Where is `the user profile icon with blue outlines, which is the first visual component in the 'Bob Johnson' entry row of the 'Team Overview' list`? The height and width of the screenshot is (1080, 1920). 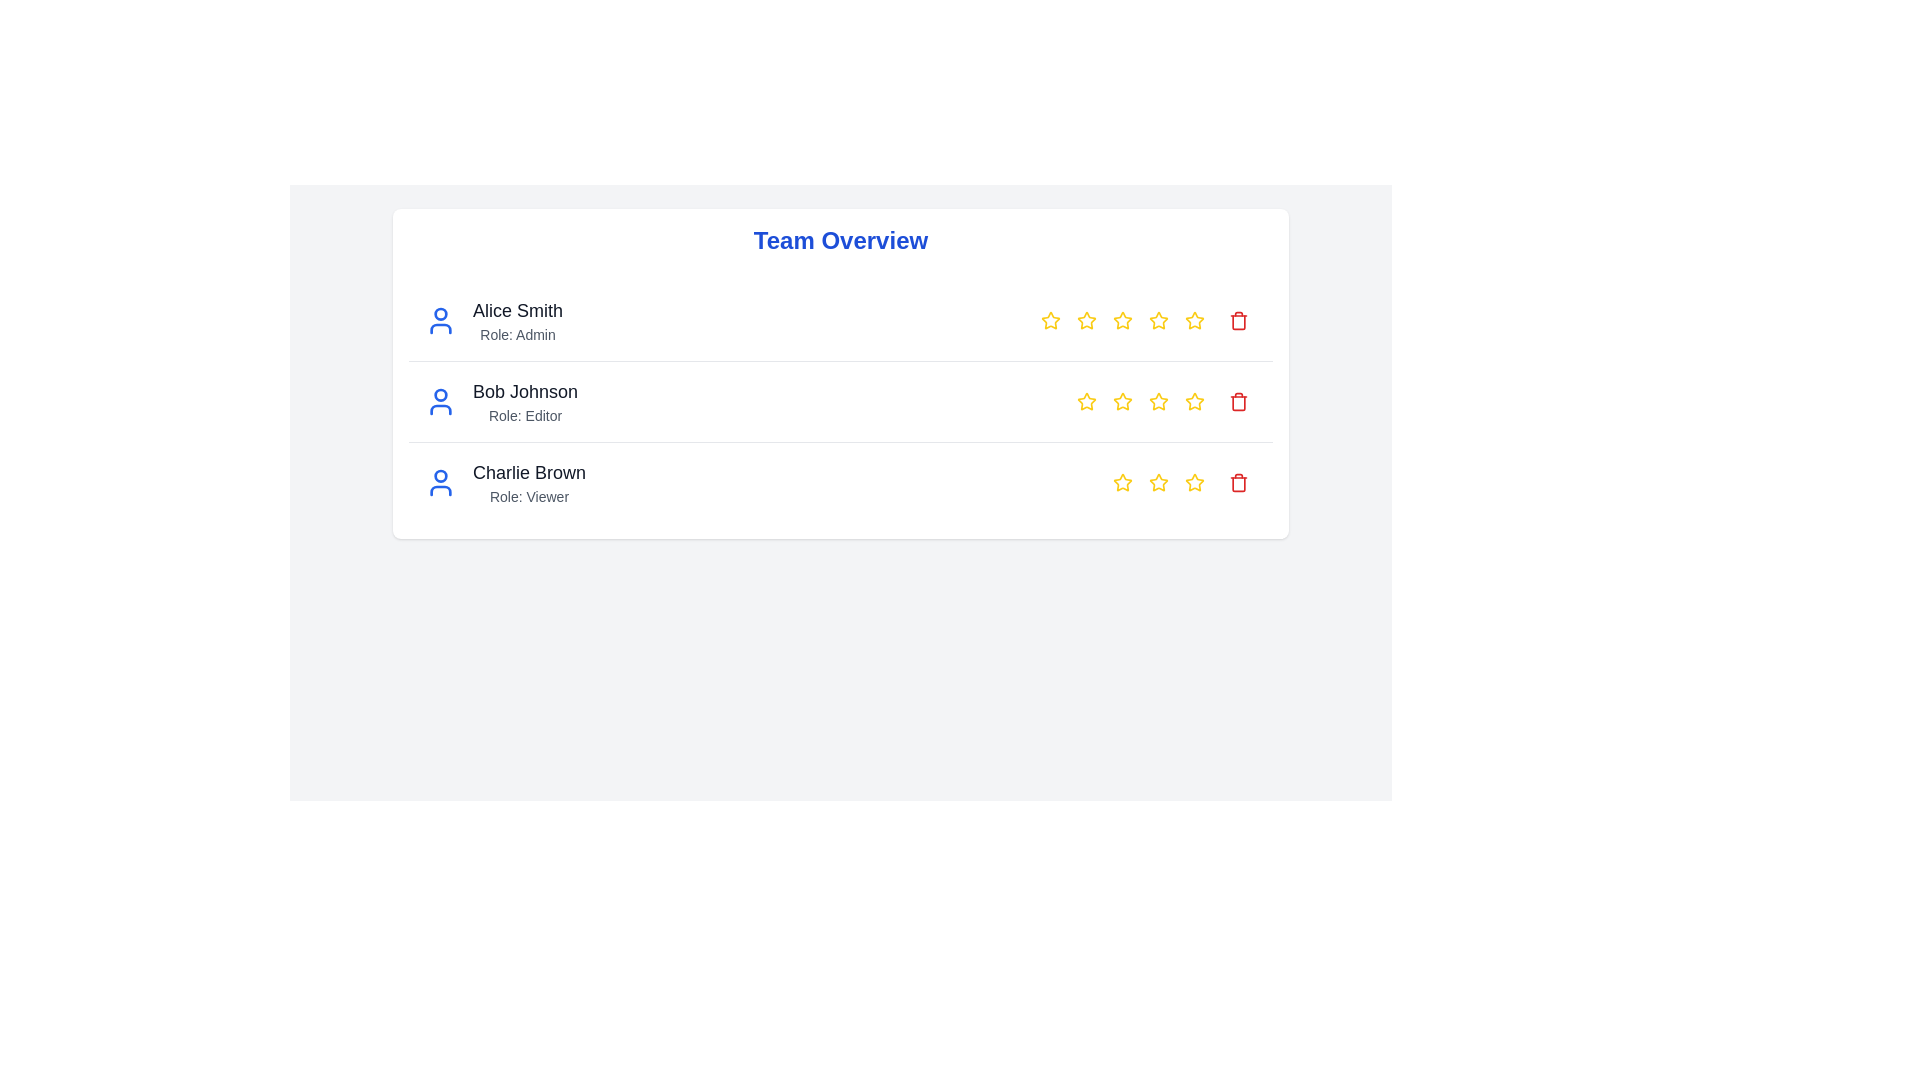
the user profile icon with blue outlines, which is the first visual component in the 'Bob Johnson' entry row of the 'Team Overview' list is located at coordinates (440, 401).